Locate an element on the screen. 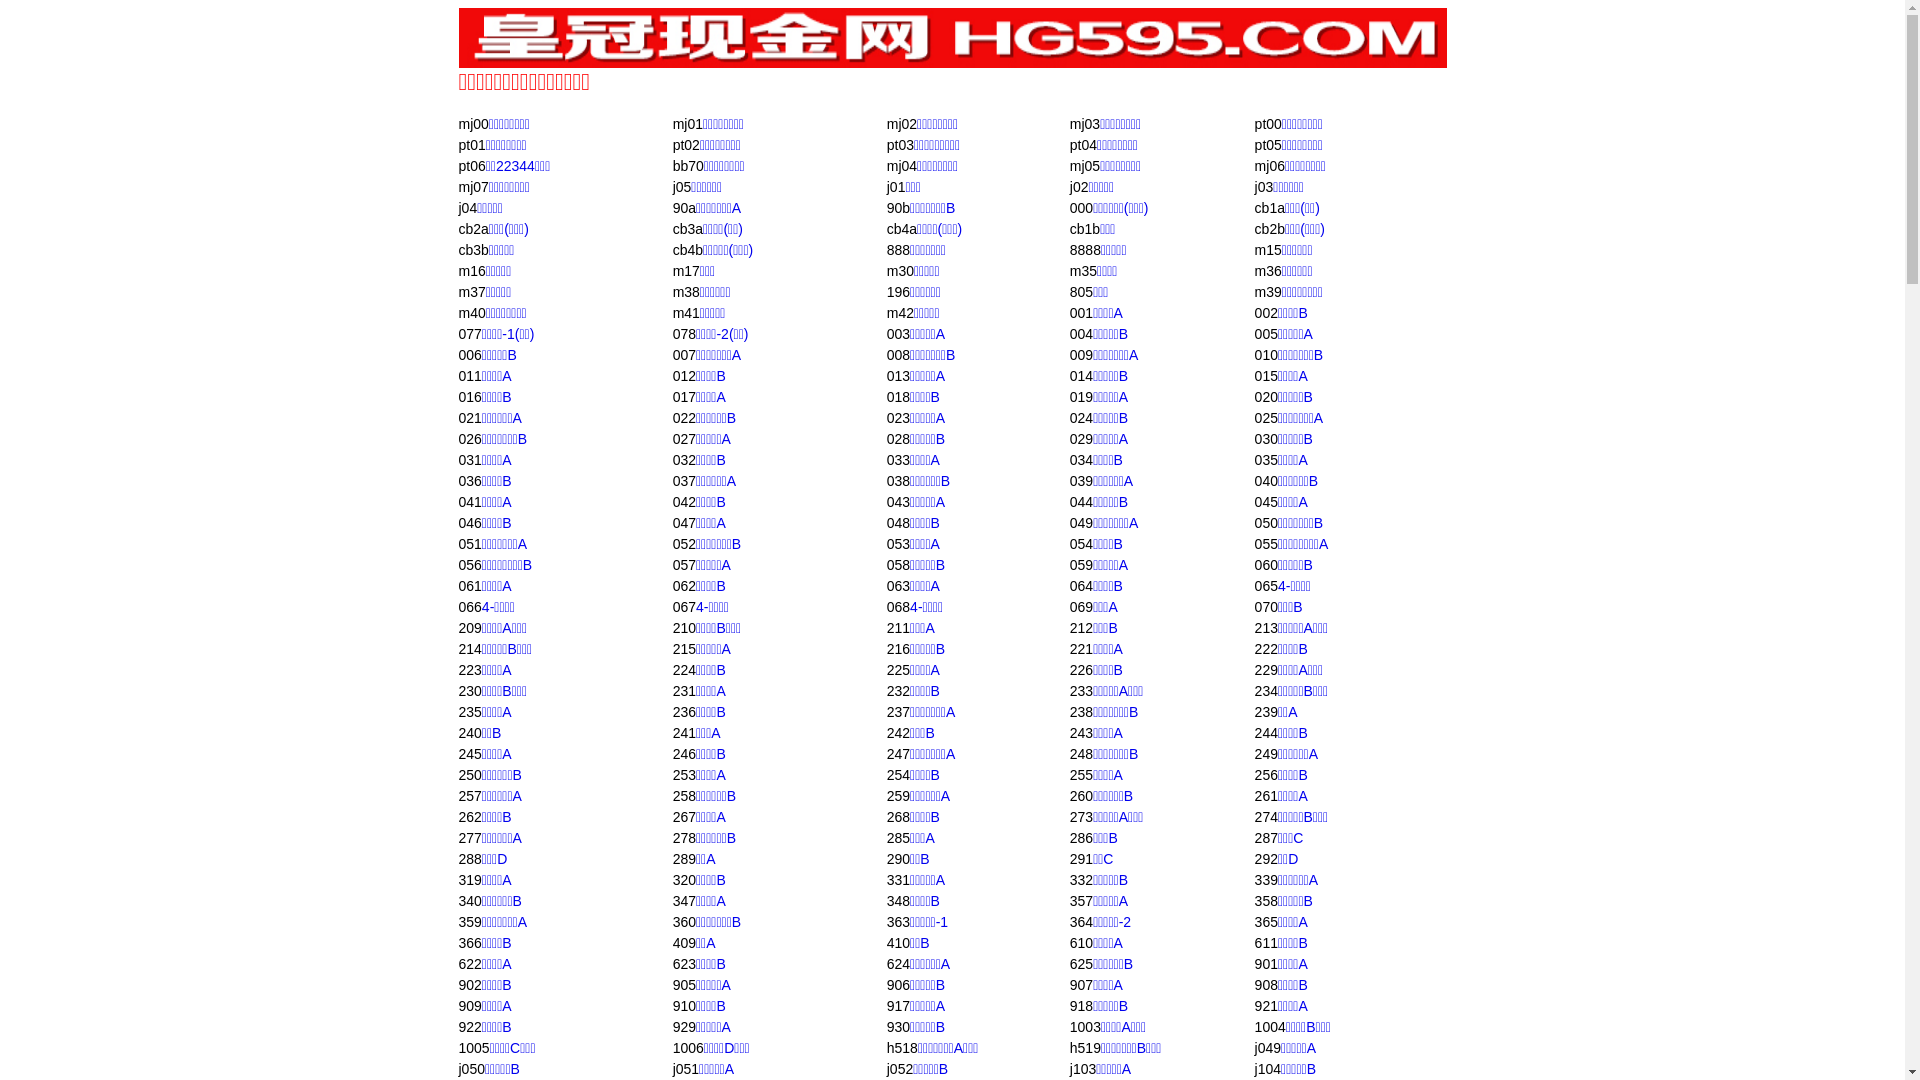  '292' is located at coordinates (1265, 858).